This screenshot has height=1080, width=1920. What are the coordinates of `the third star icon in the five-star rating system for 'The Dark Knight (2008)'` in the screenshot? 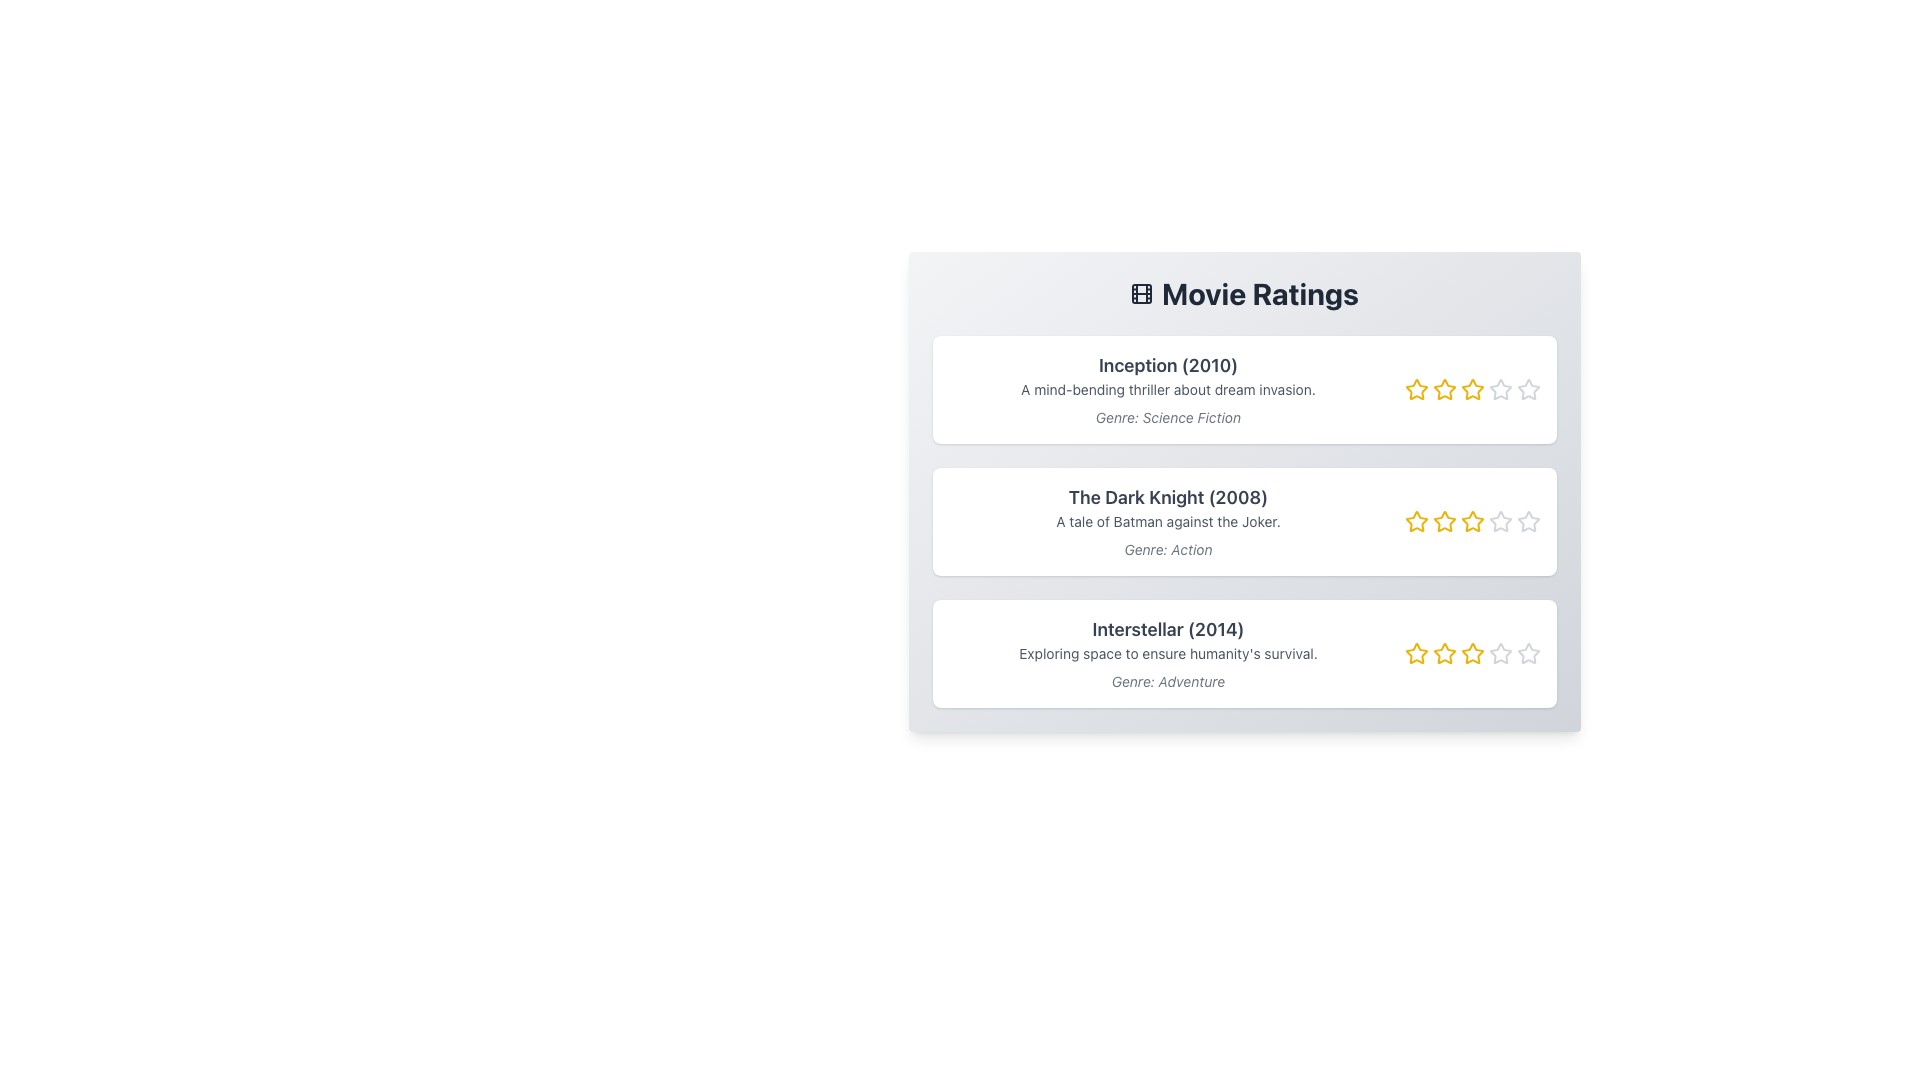 It's located at (1472, 520).